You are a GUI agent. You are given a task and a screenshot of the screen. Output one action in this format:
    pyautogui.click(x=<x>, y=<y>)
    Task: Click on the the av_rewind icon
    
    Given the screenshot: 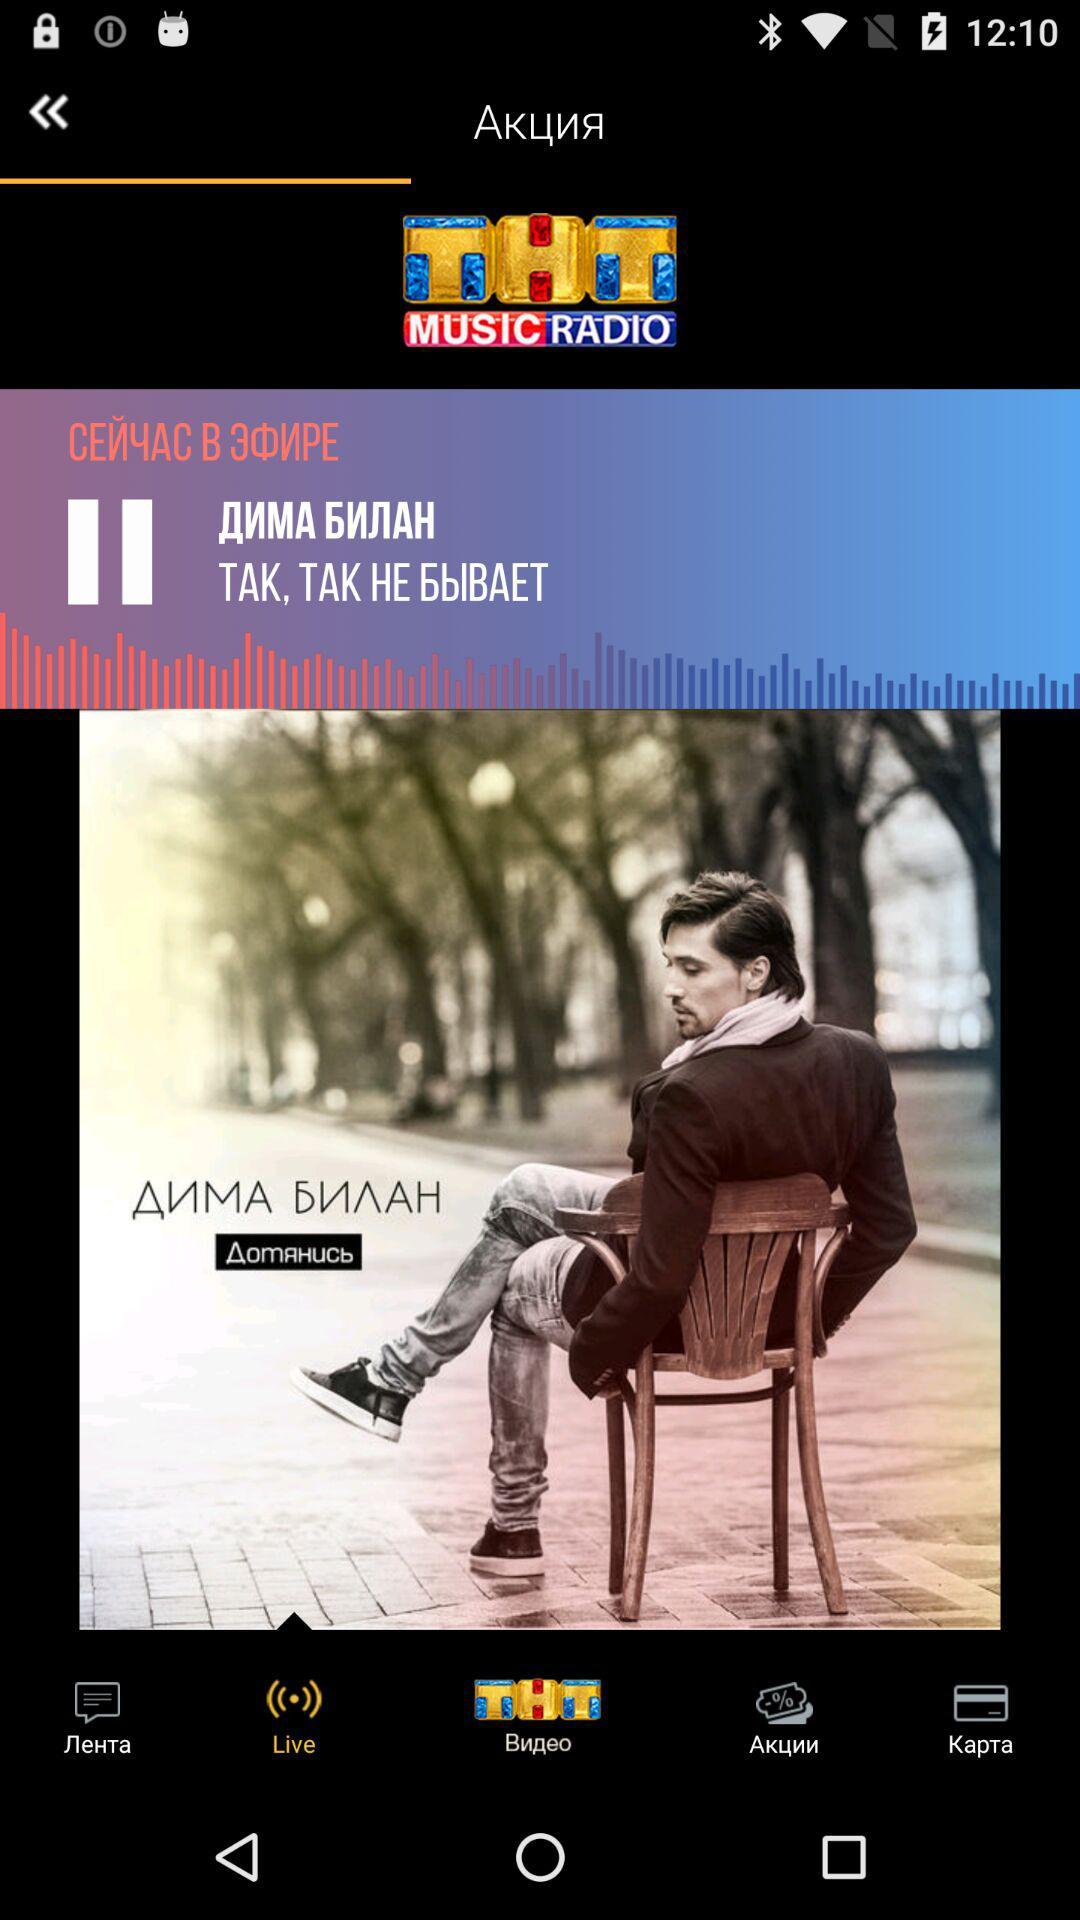 What is the action you would take?
    pyautogui.click(x=47, y=118)
    